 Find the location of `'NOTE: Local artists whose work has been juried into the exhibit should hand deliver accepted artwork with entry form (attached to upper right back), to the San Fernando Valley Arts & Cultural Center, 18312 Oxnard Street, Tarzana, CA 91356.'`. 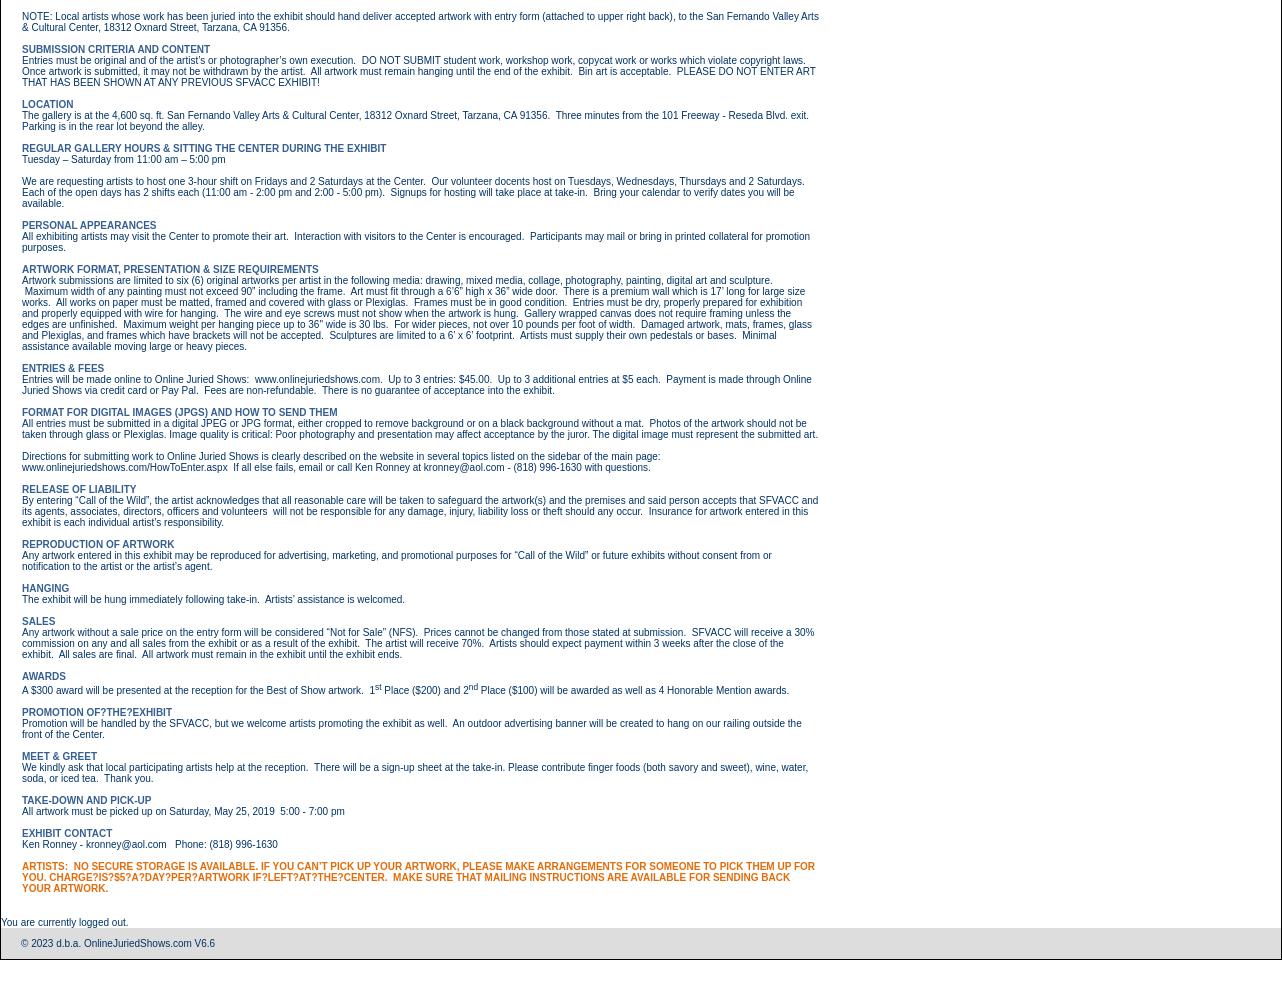

'NOTE: Local artists whose work has been juried into the exhibit should hand deliver accepted artwork with entry form (attached to upper right back), to the San Fernando Valley Arts & Cultural Center, 18312 Oxnard Street, Tarzana, CA 91356.' is located at coordinates (418, 21).